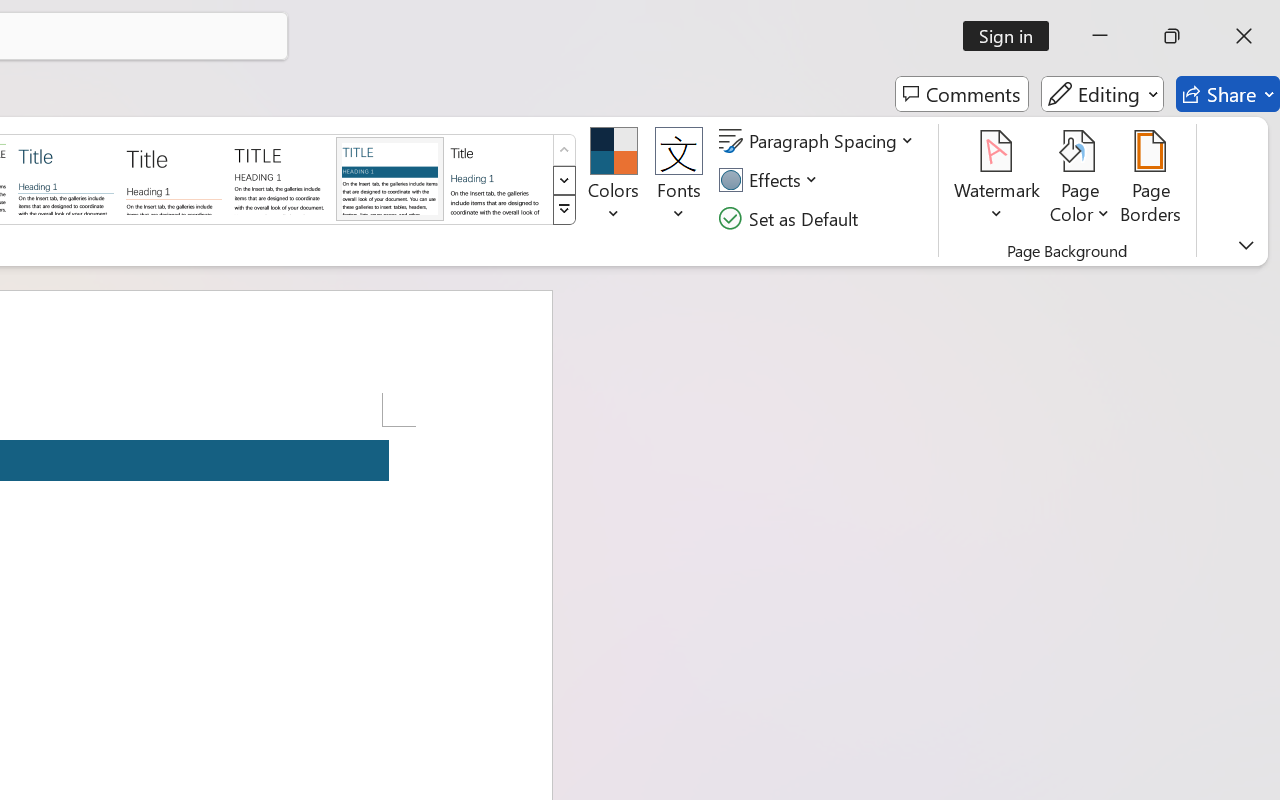 The width and height of the screenshot is (1280, 800). What do you see at coordinates (563, 210) in the screenshot?
I see `'Style Set'` at bounding box center [563, 210].